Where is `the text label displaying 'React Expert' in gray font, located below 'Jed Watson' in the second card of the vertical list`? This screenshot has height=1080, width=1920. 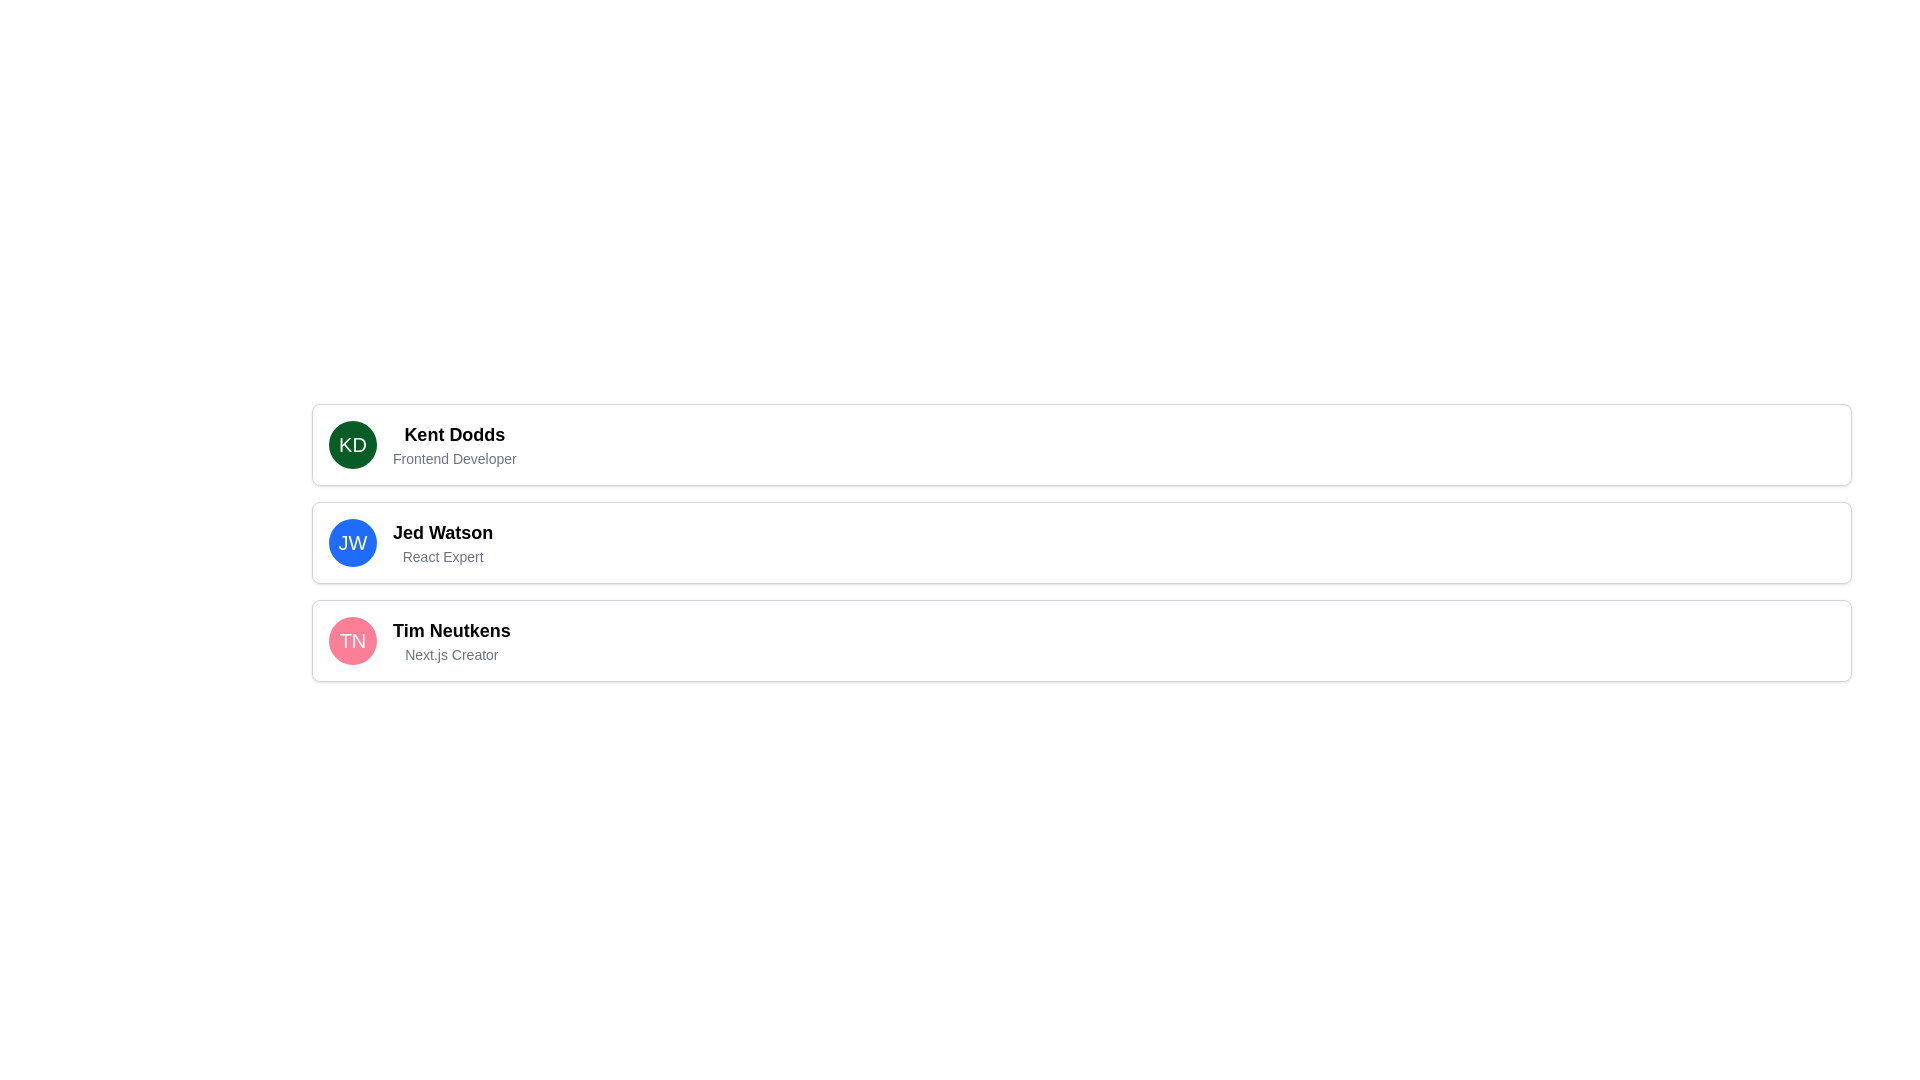 the text label displaying 'React Expert' in gray font, located below 'Jed Watson' in the second card of the vertical list is located at coordinates (442, 556).